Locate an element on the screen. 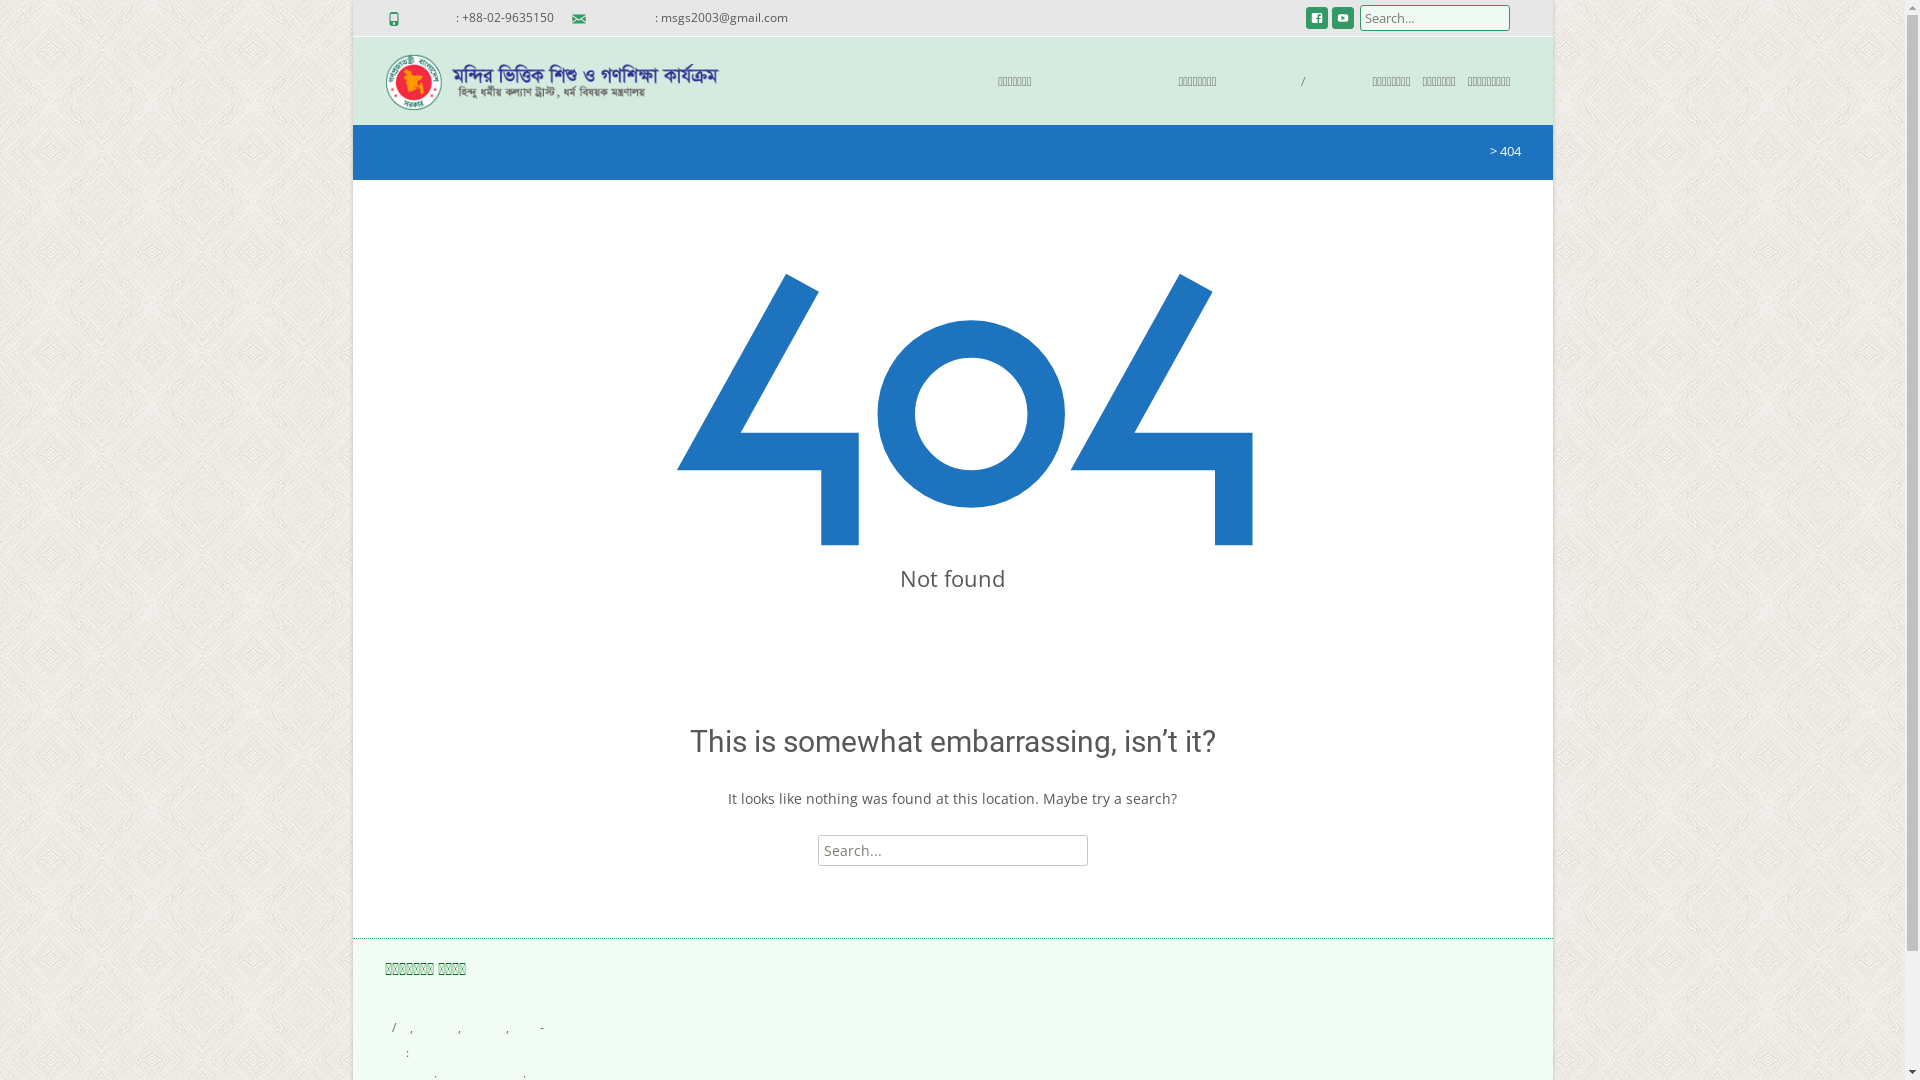 The image size is (1920, 1080). 'Search for:' is located at coordinates (952, 850).